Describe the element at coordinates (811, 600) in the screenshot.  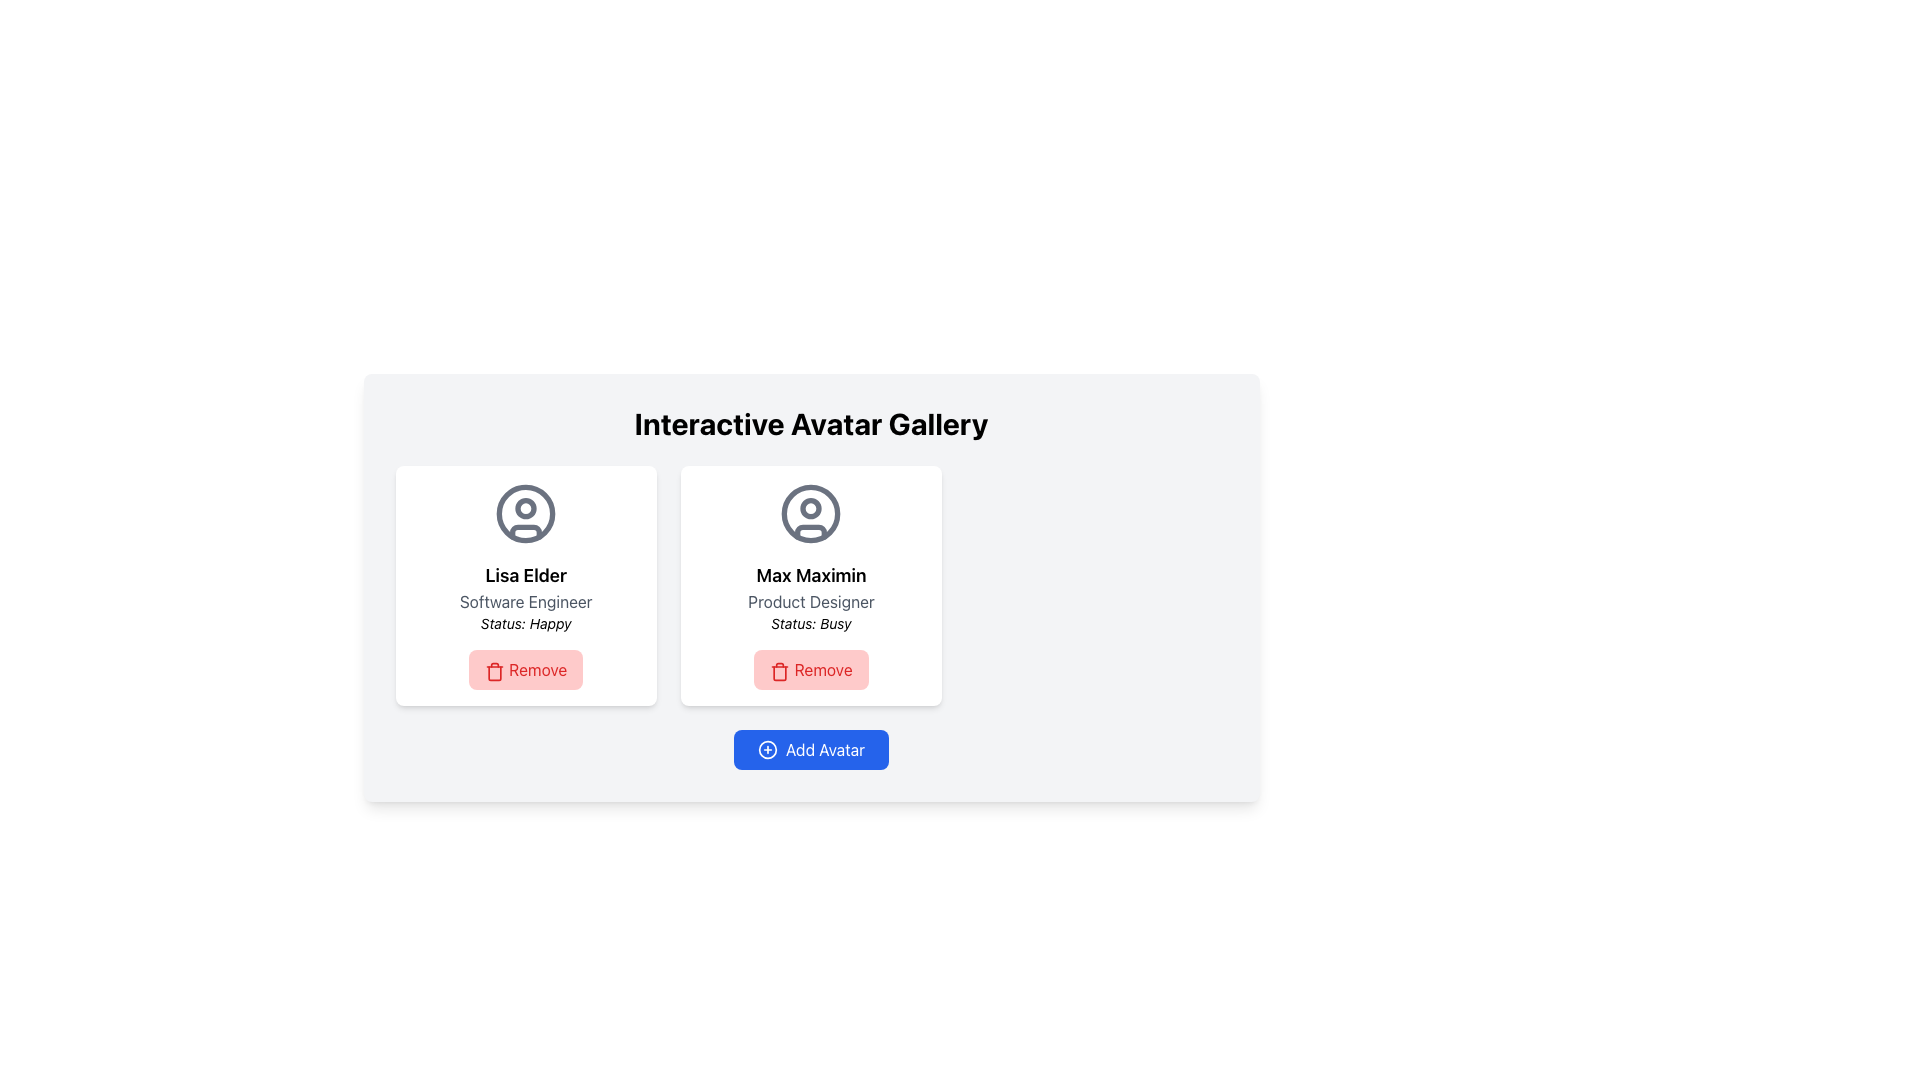
I see `and copy the text 'Product Designer' from the second text label in the profile card for 'Max Maximin'` at that location.